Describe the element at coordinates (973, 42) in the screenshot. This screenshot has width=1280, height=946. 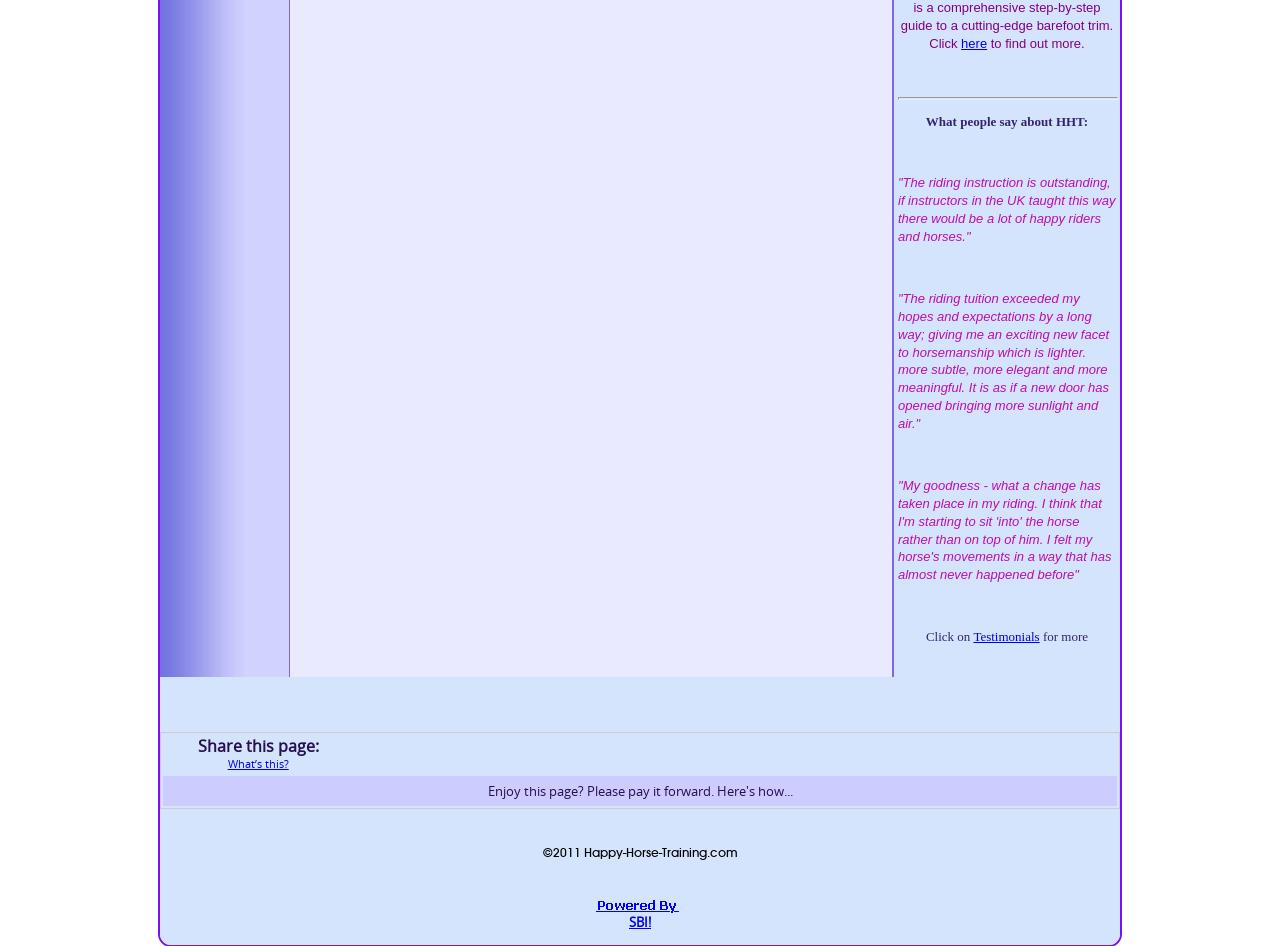
I see `'here'` at that location.